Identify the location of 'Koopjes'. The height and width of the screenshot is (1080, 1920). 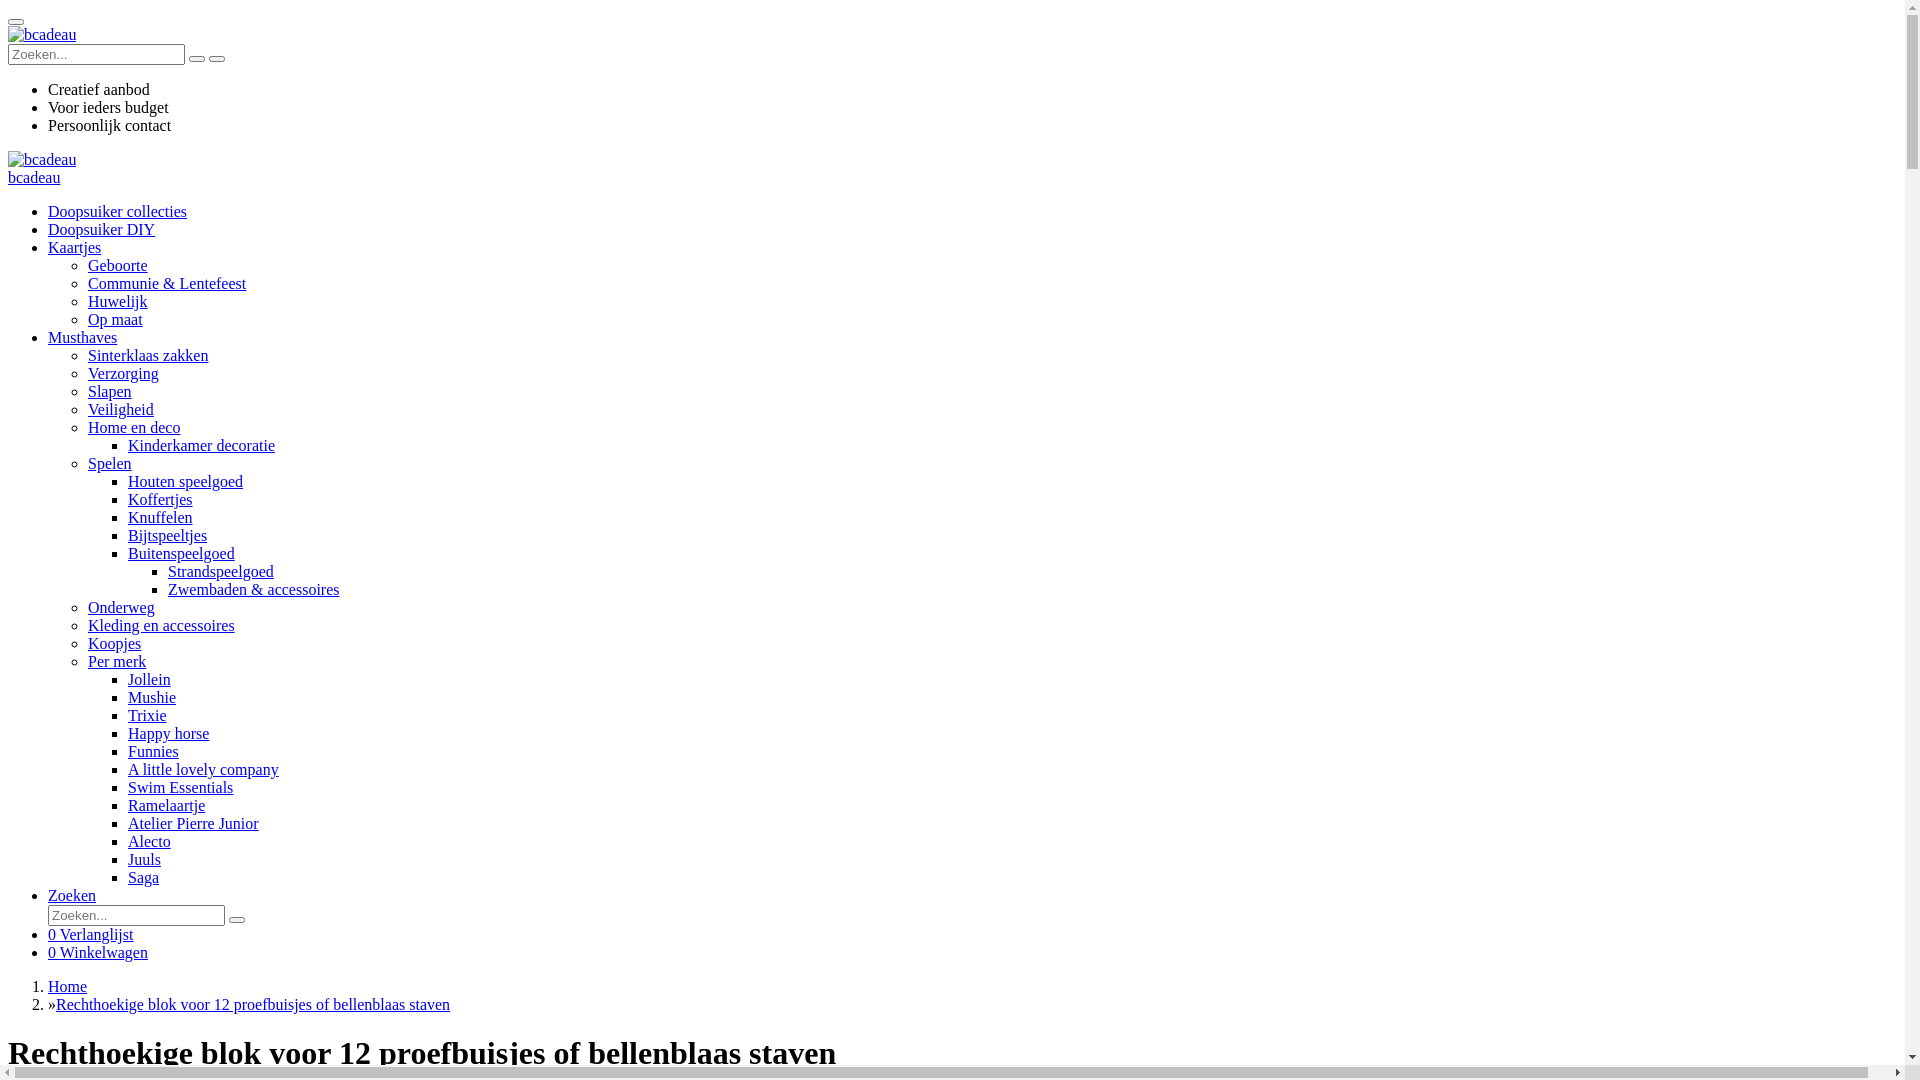
(113, 643).